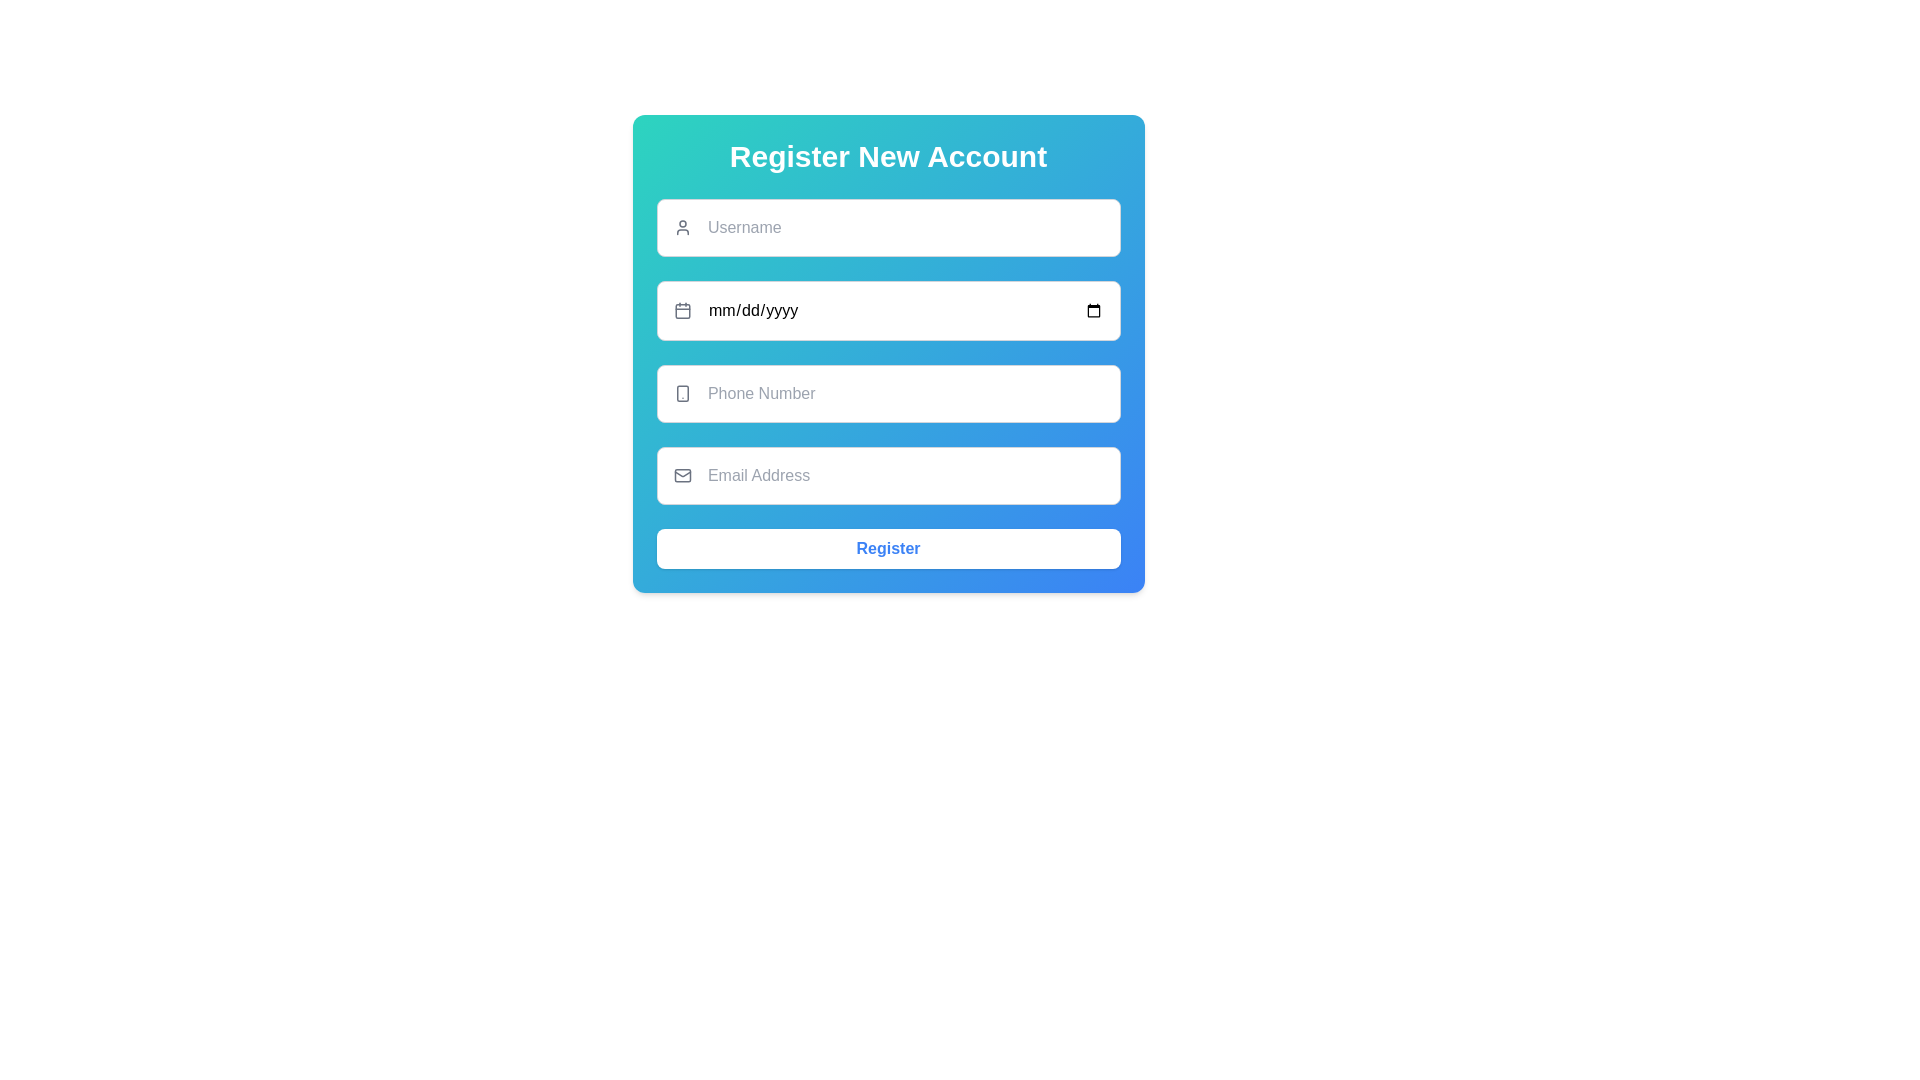 Image resolution: width=1920 pixels, height=1080 pixels. I want to click on the email icon that visually represents the email field, aiding users in associating the input field with entering an email address, so click(682, 475).